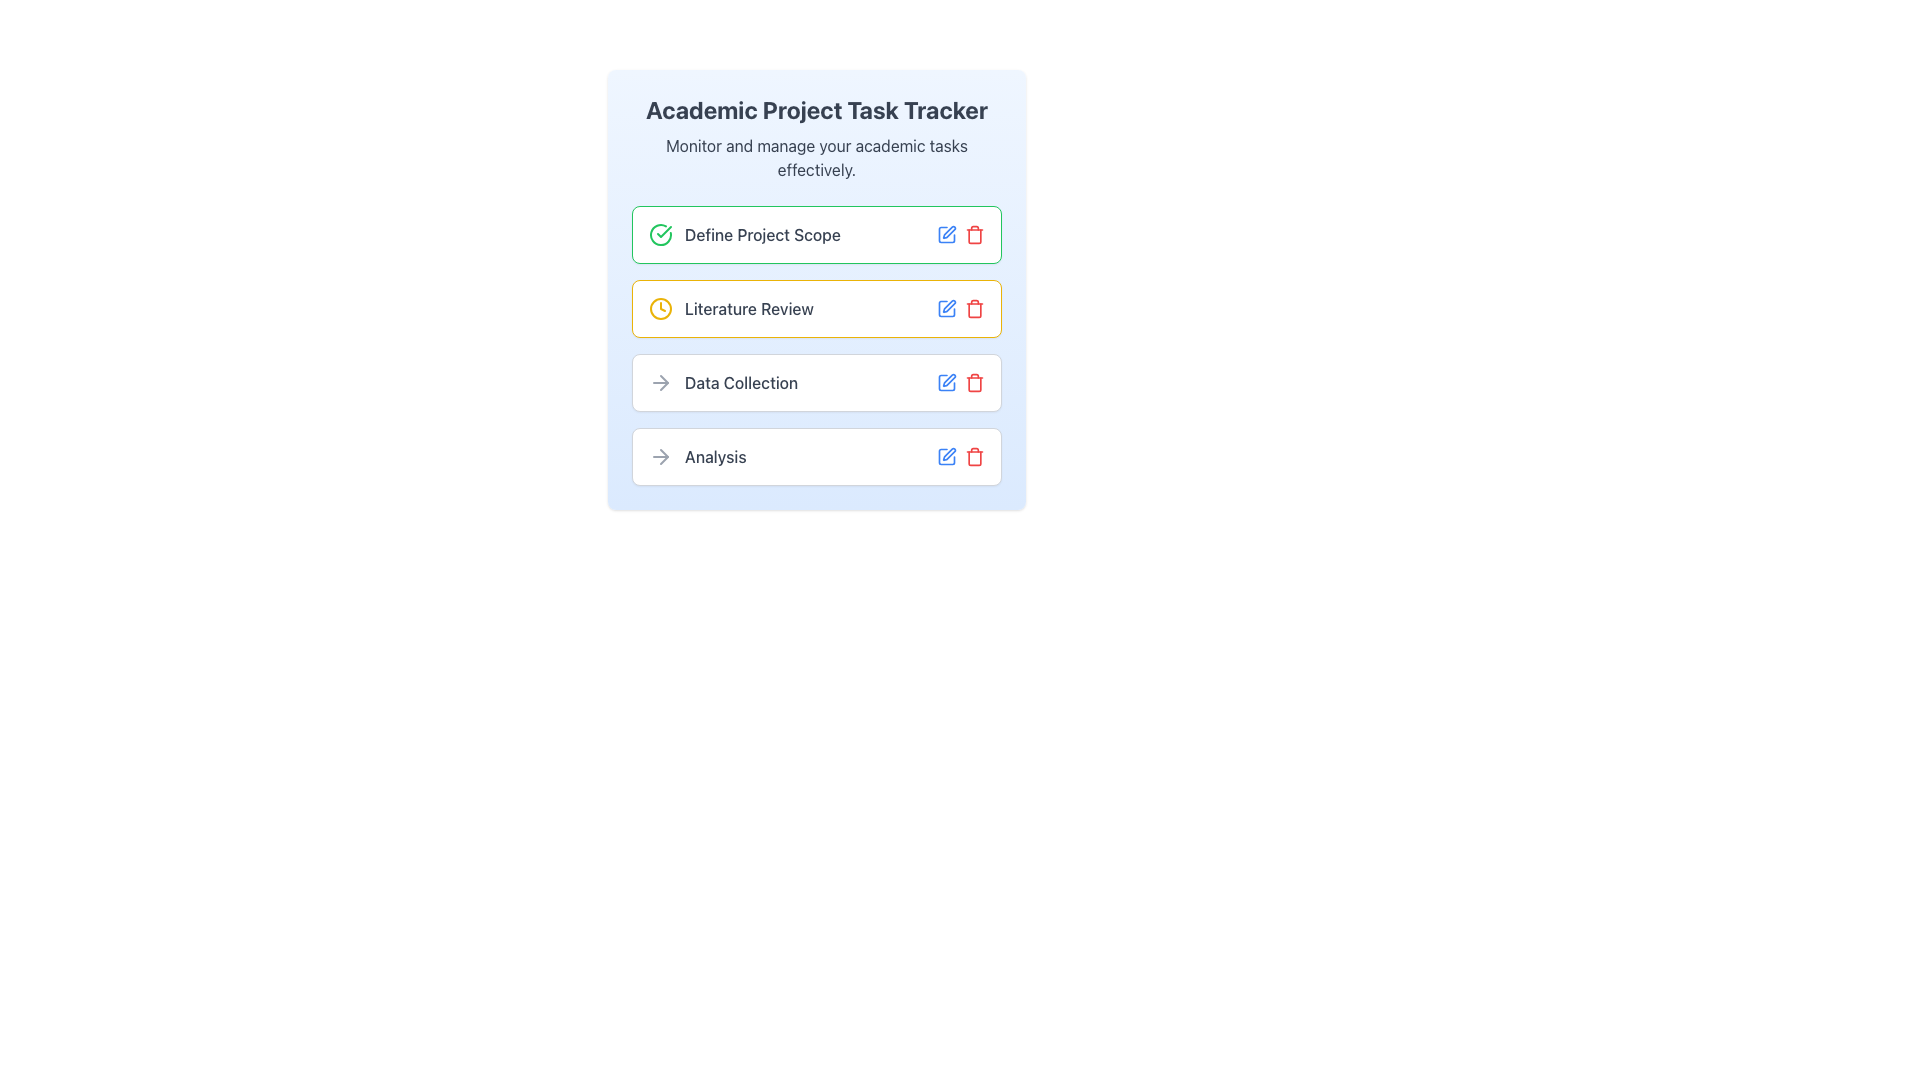 The image size is (1920, 1080). What do you see at coordinates (974, 308) in the screenshot?
I see `the red trash icon button next to the blue edit icon in the second row of the list under the 'Literature Review' task` at bounding box center [974, 308].